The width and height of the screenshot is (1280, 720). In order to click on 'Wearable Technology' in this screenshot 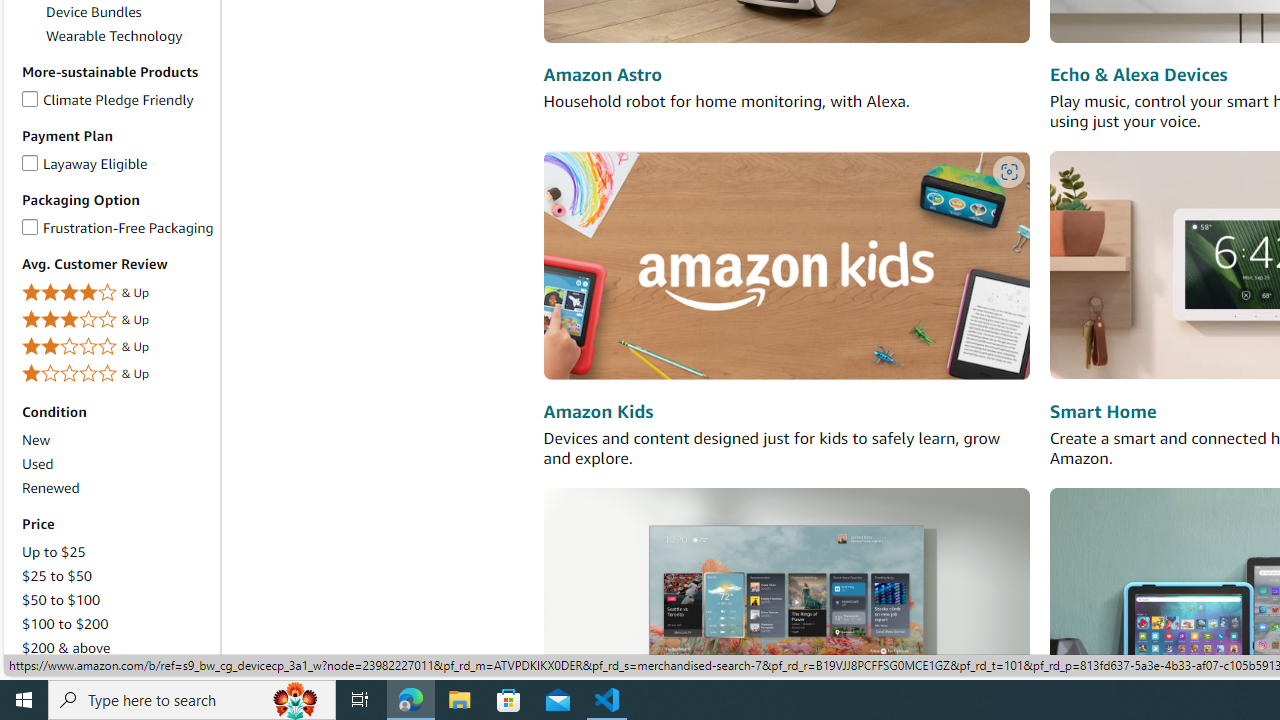, I will do `click(113, 36)`.